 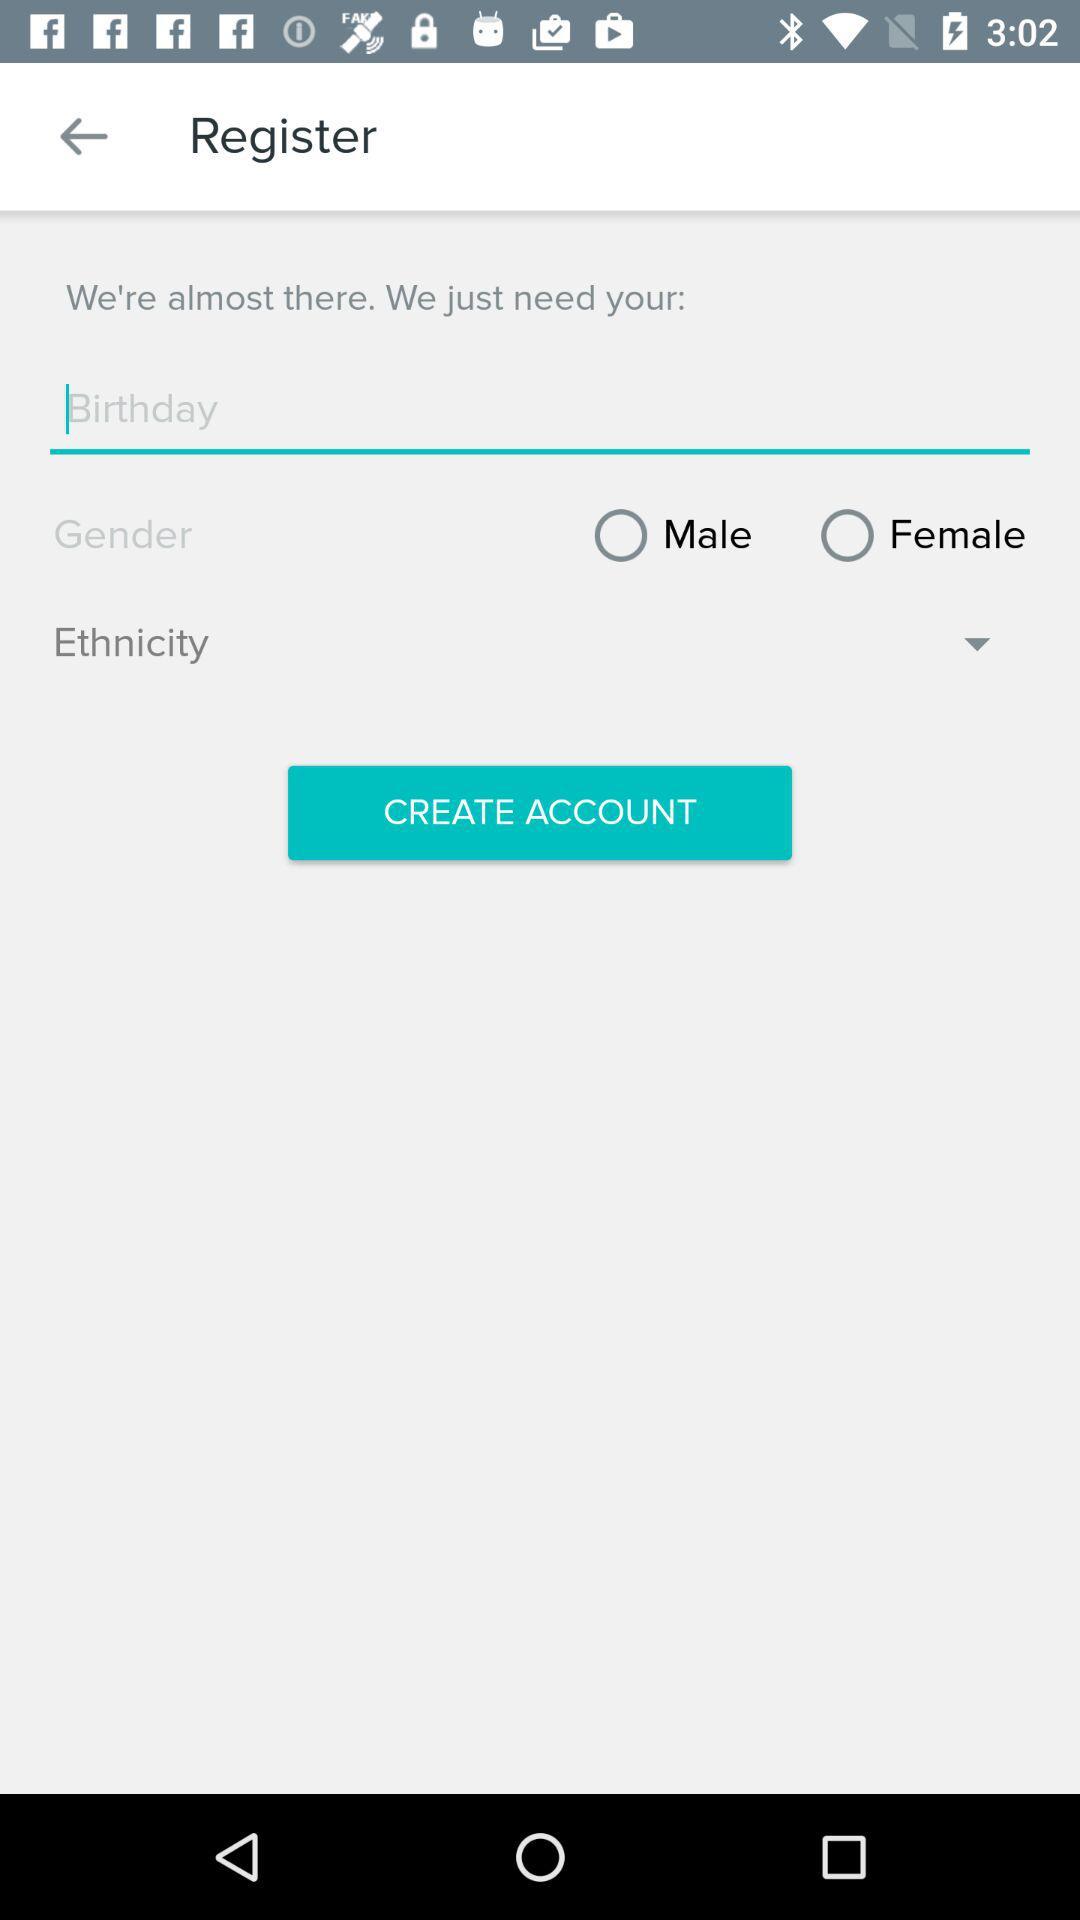 I want to click on choose ethnicity, so click(x=525, y=653).